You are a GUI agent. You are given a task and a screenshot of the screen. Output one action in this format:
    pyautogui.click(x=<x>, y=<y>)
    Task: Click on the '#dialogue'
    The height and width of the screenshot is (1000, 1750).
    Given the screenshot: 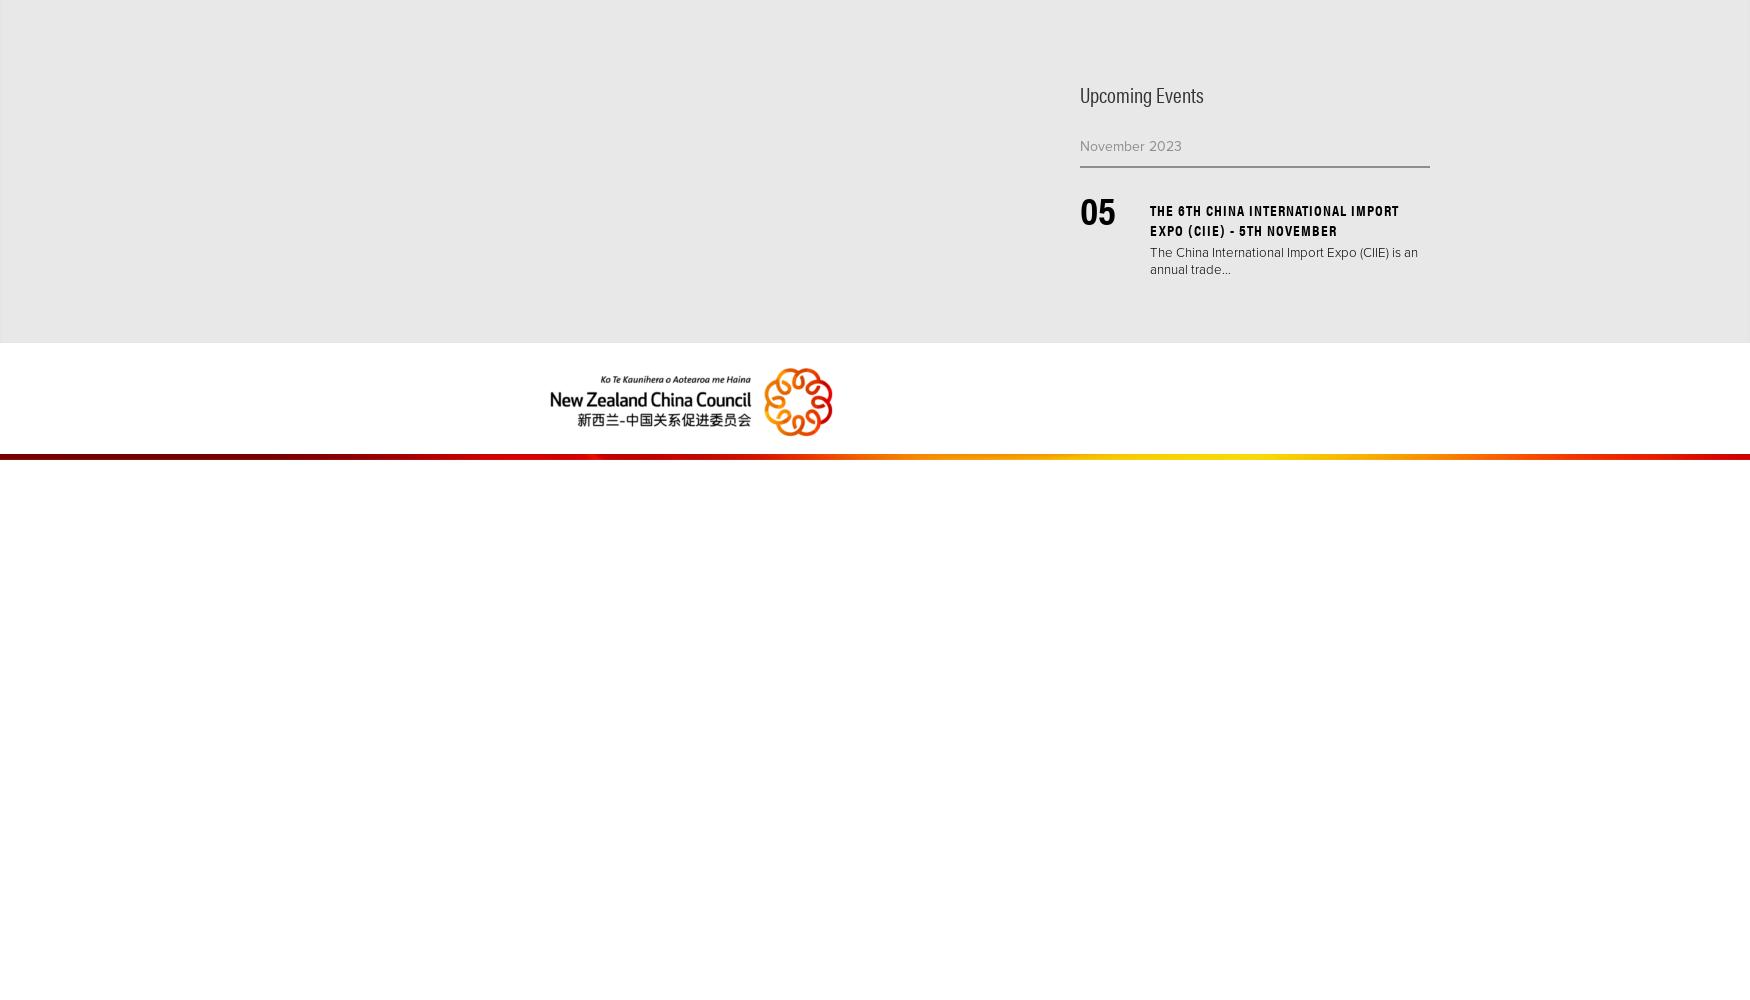 What is the action you would take?
    pyautogui.click(x=1230, y=35)
    